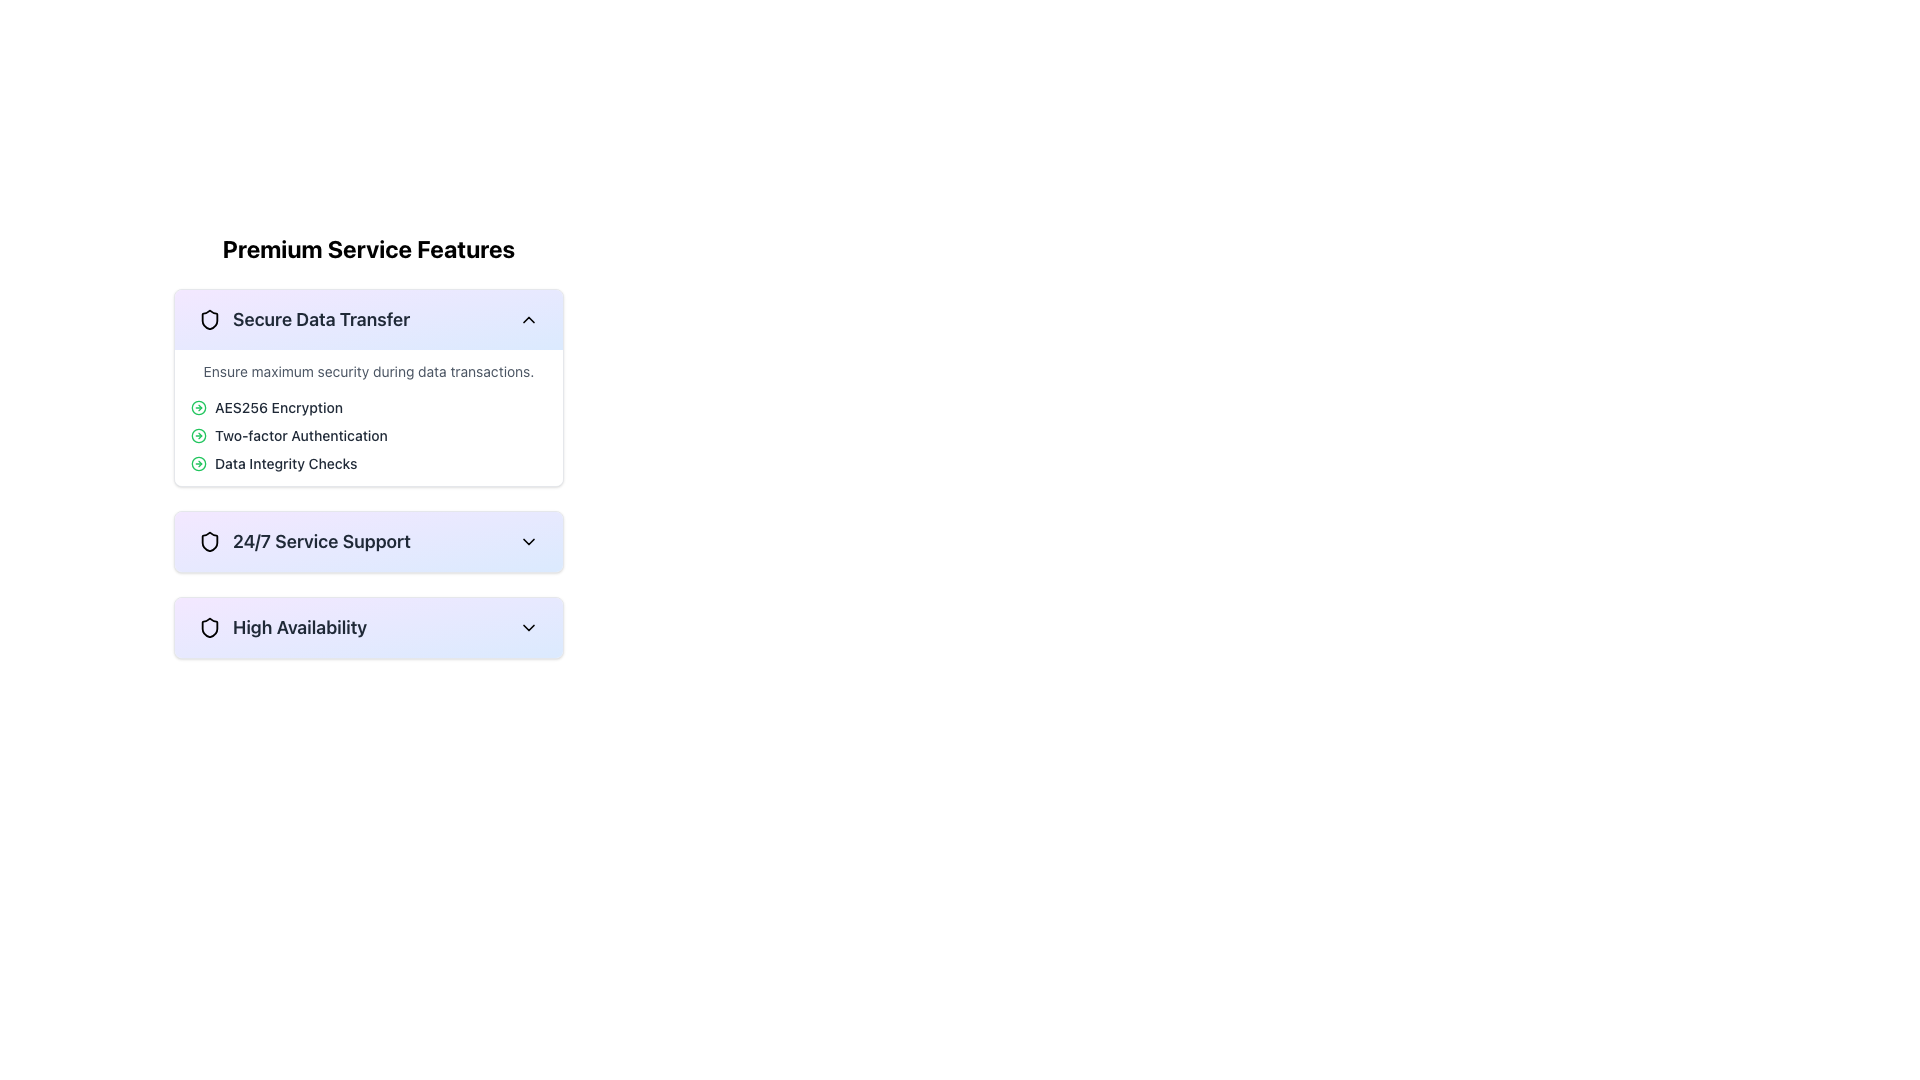  What do you see at coordinates (369, 463) in the screenshot?
I see `the third item in the vertical list under the 'Secure Data Transfer' section` at bounding box center [369, 463].